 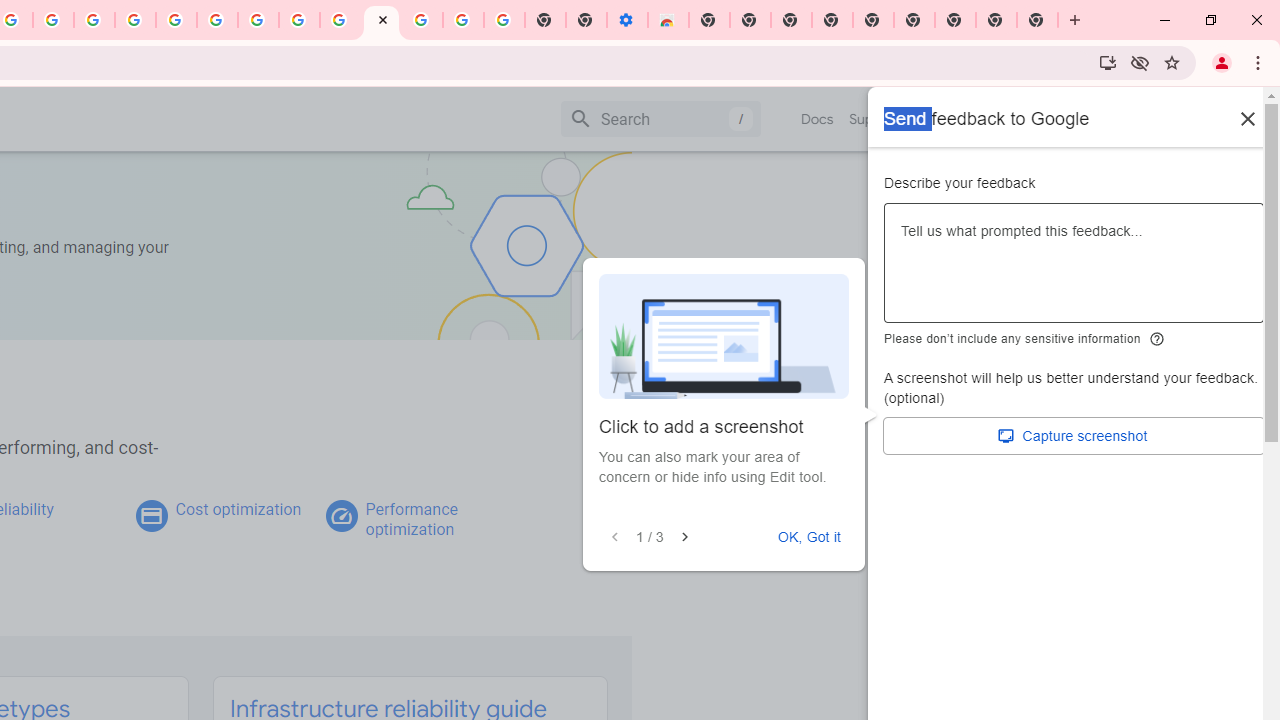 What do you see at coordinates (217, 20) in the screenshot?
I see `'Google Account Help'` at bounding box center [217, 20].